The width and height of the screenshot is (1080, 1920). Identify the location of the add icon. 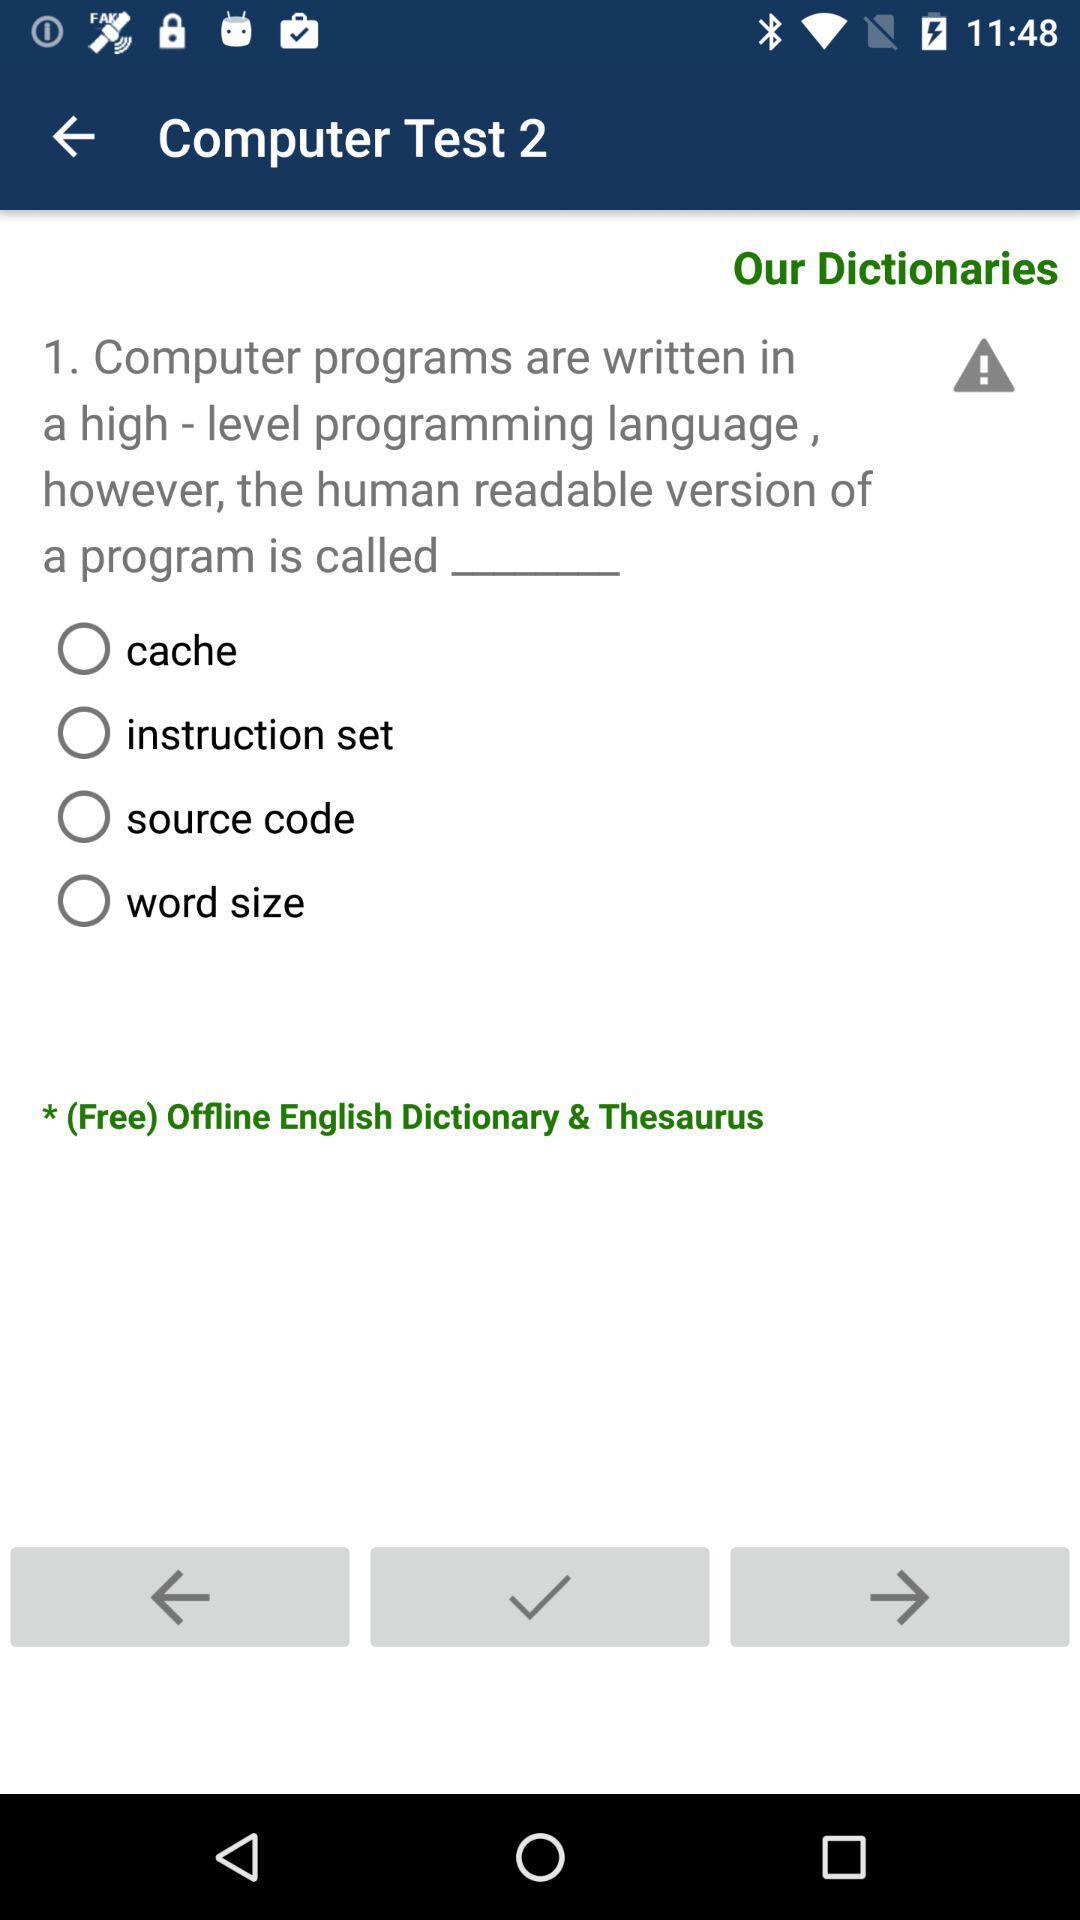
(898, 1596).